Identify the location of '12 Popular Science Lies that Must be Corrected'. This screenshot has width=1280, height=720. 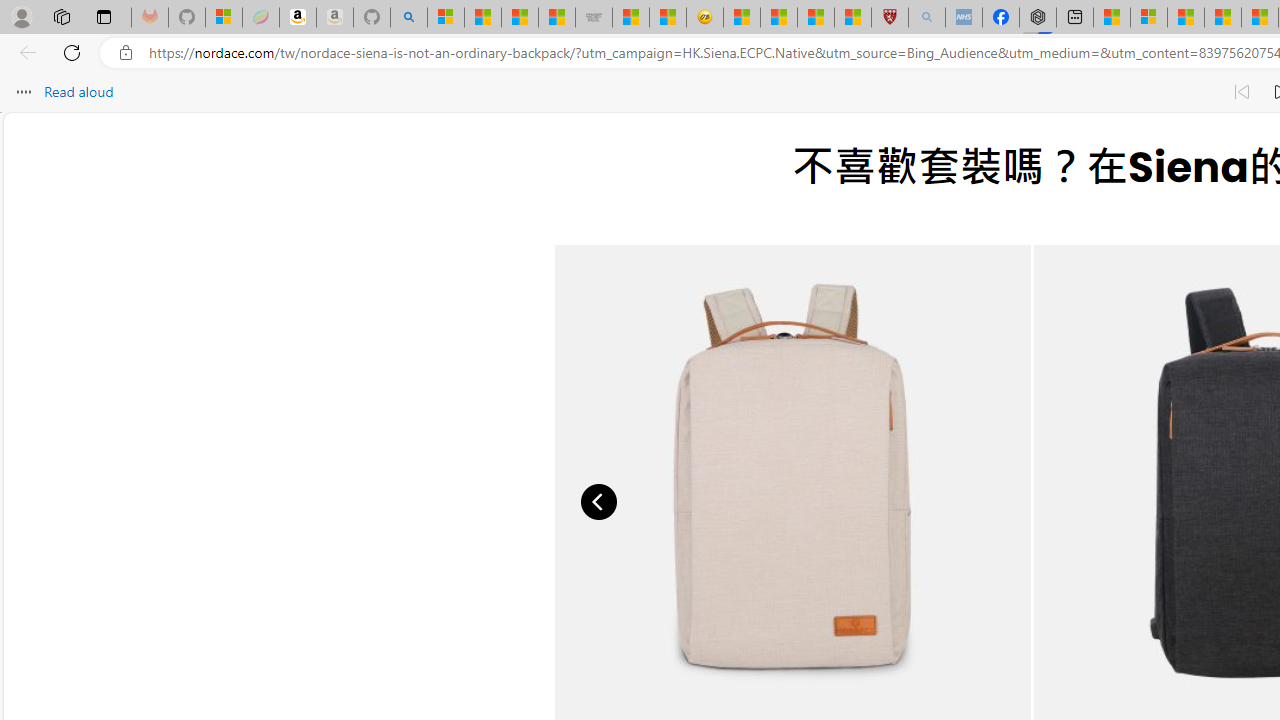
(853, 17).